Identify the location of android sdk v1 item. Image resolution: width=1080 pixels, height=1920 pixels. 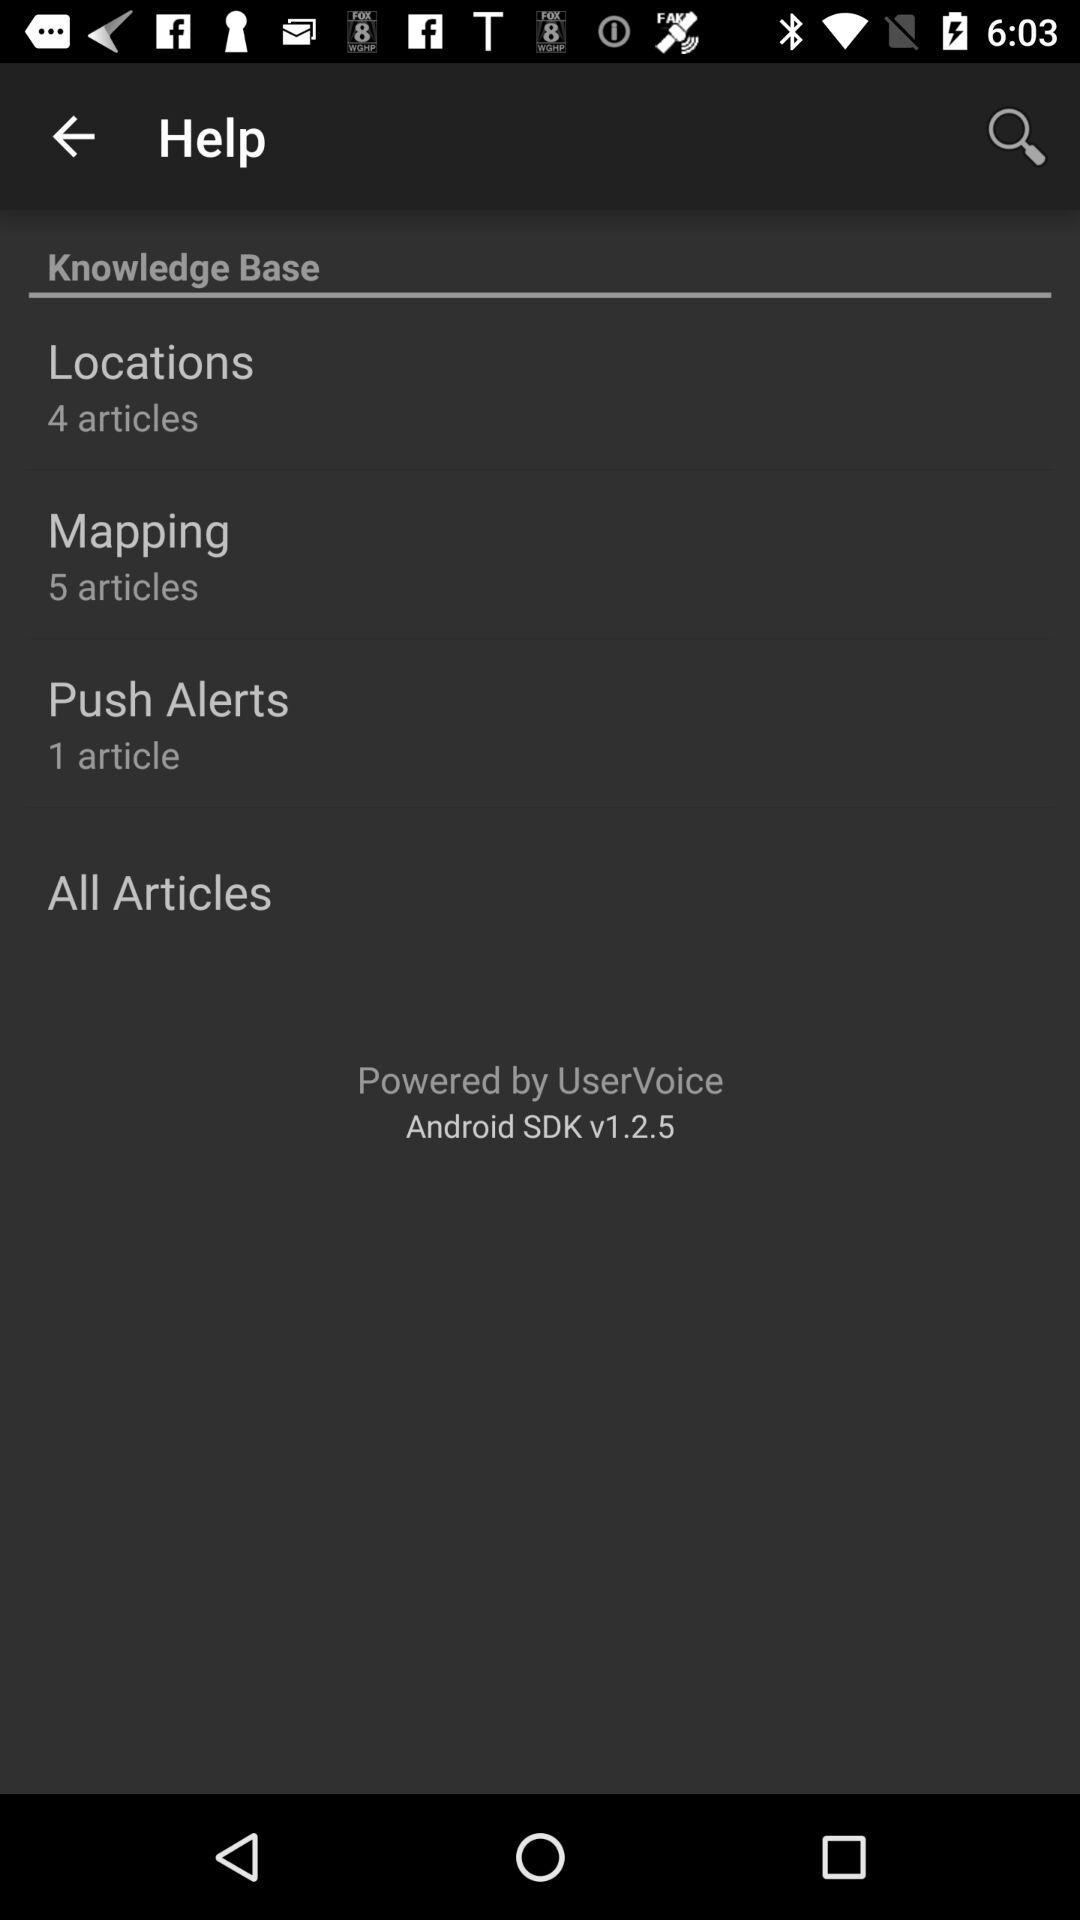
(540, 1125).